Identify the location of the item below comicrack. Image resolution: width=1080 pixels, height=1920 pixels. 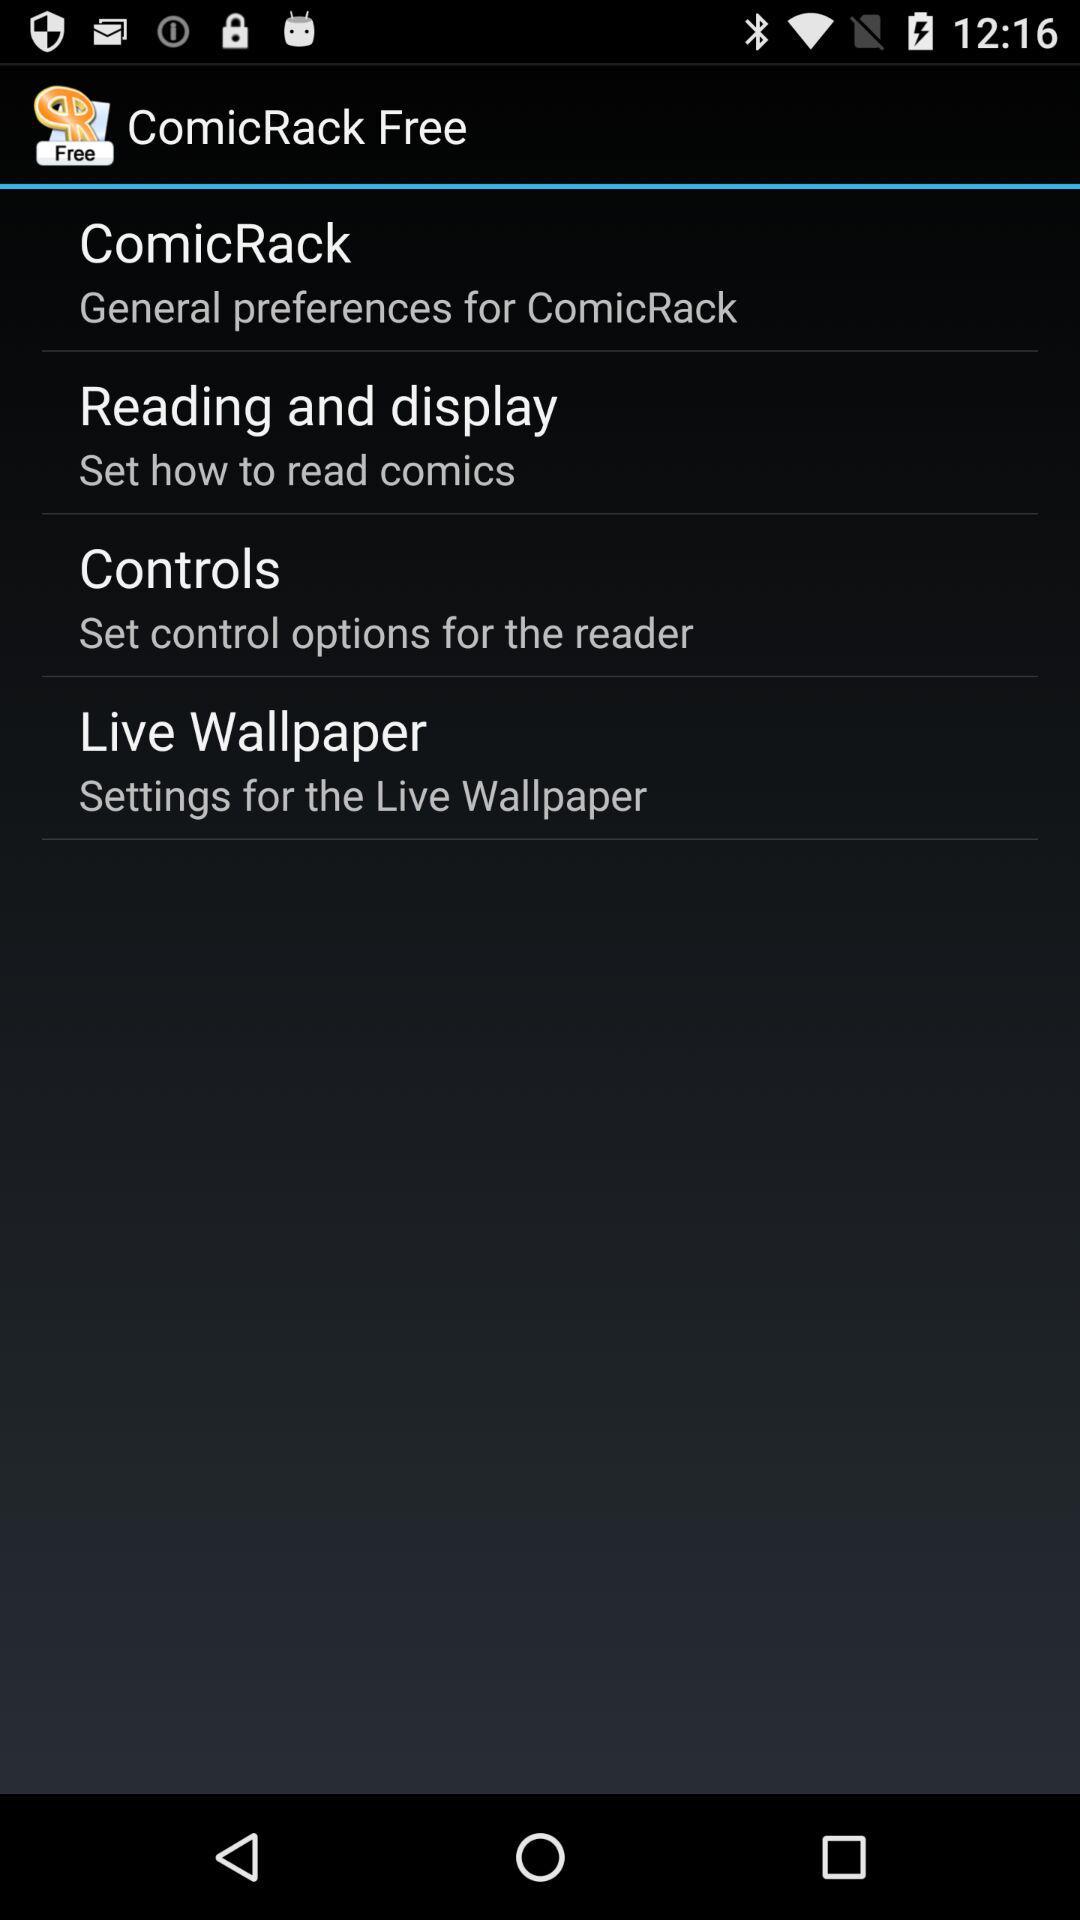
(407, 305).